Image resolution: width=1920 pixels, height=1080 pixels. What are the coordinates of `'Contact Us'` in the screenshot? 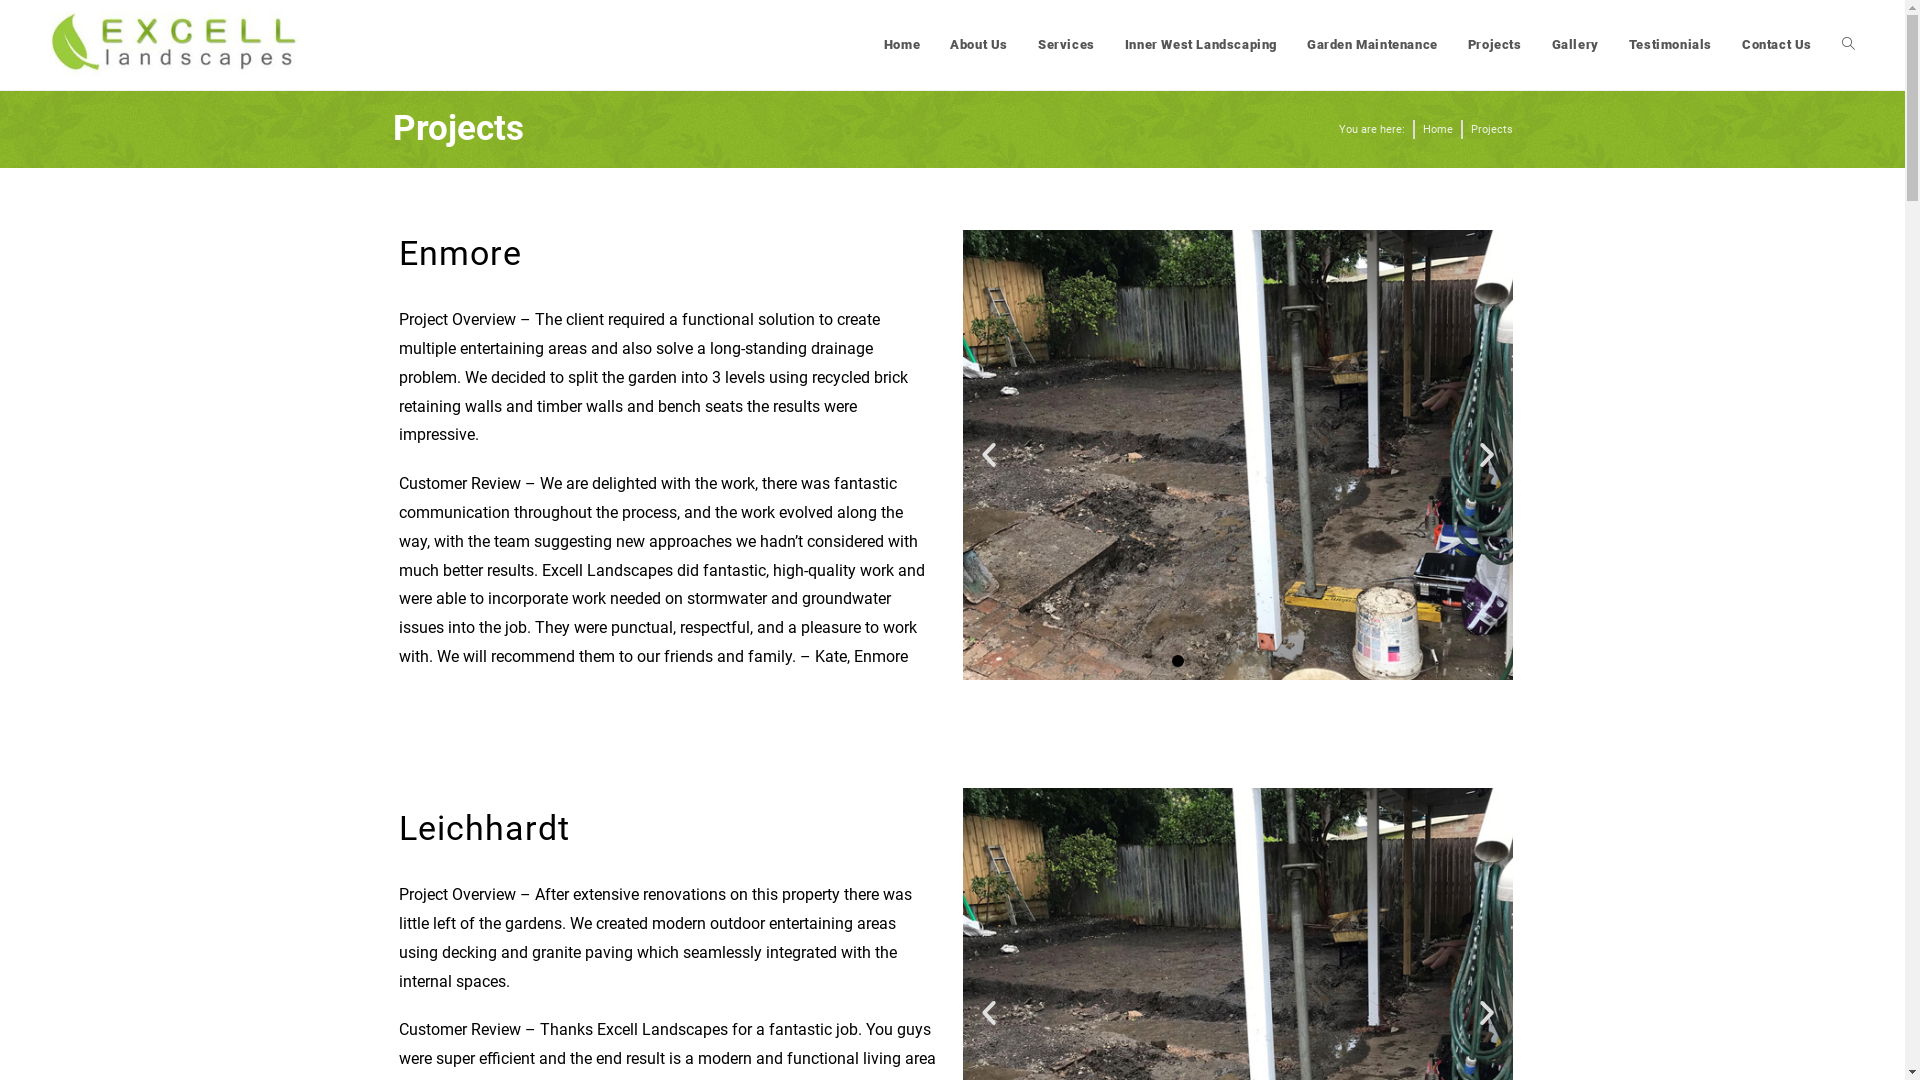 It's located at (1776, 45).